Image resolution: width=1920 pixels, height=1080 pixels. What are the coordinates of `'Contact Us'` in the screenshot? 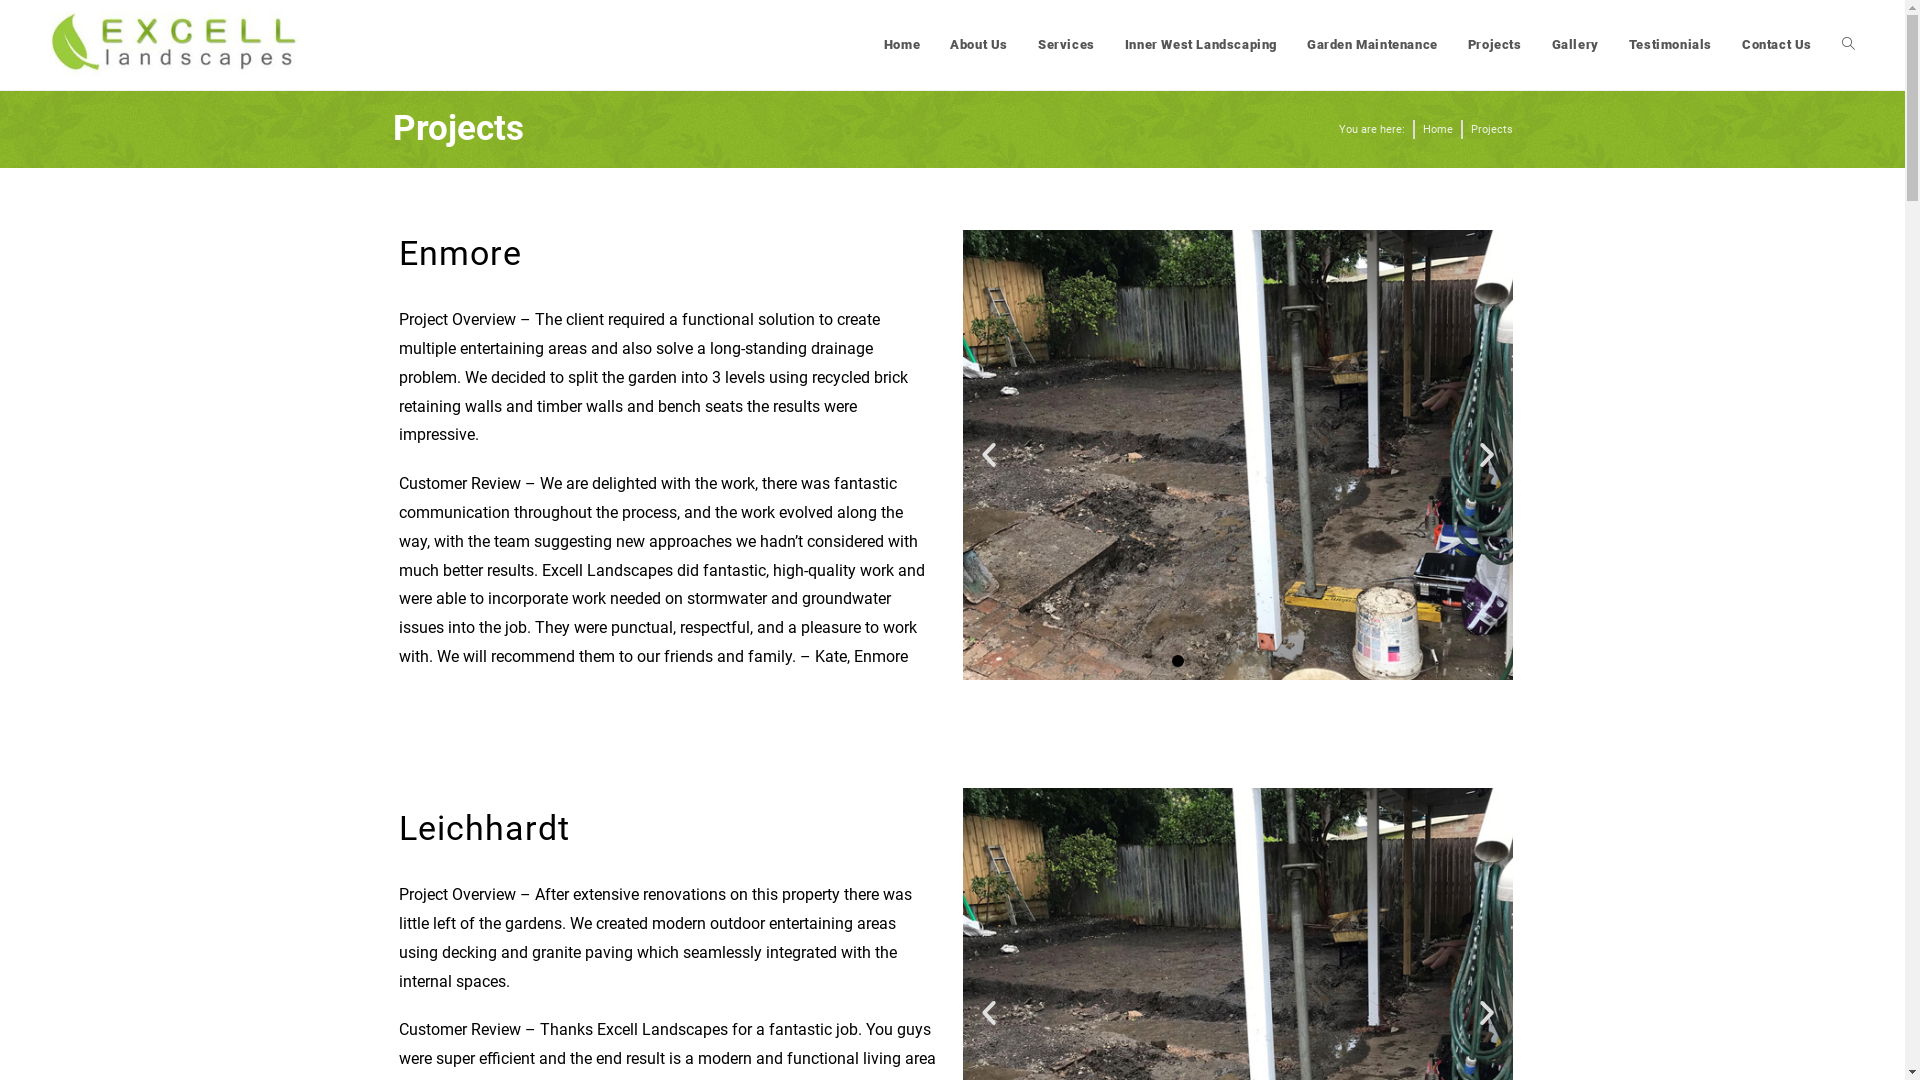 It's located at (1776, 45).